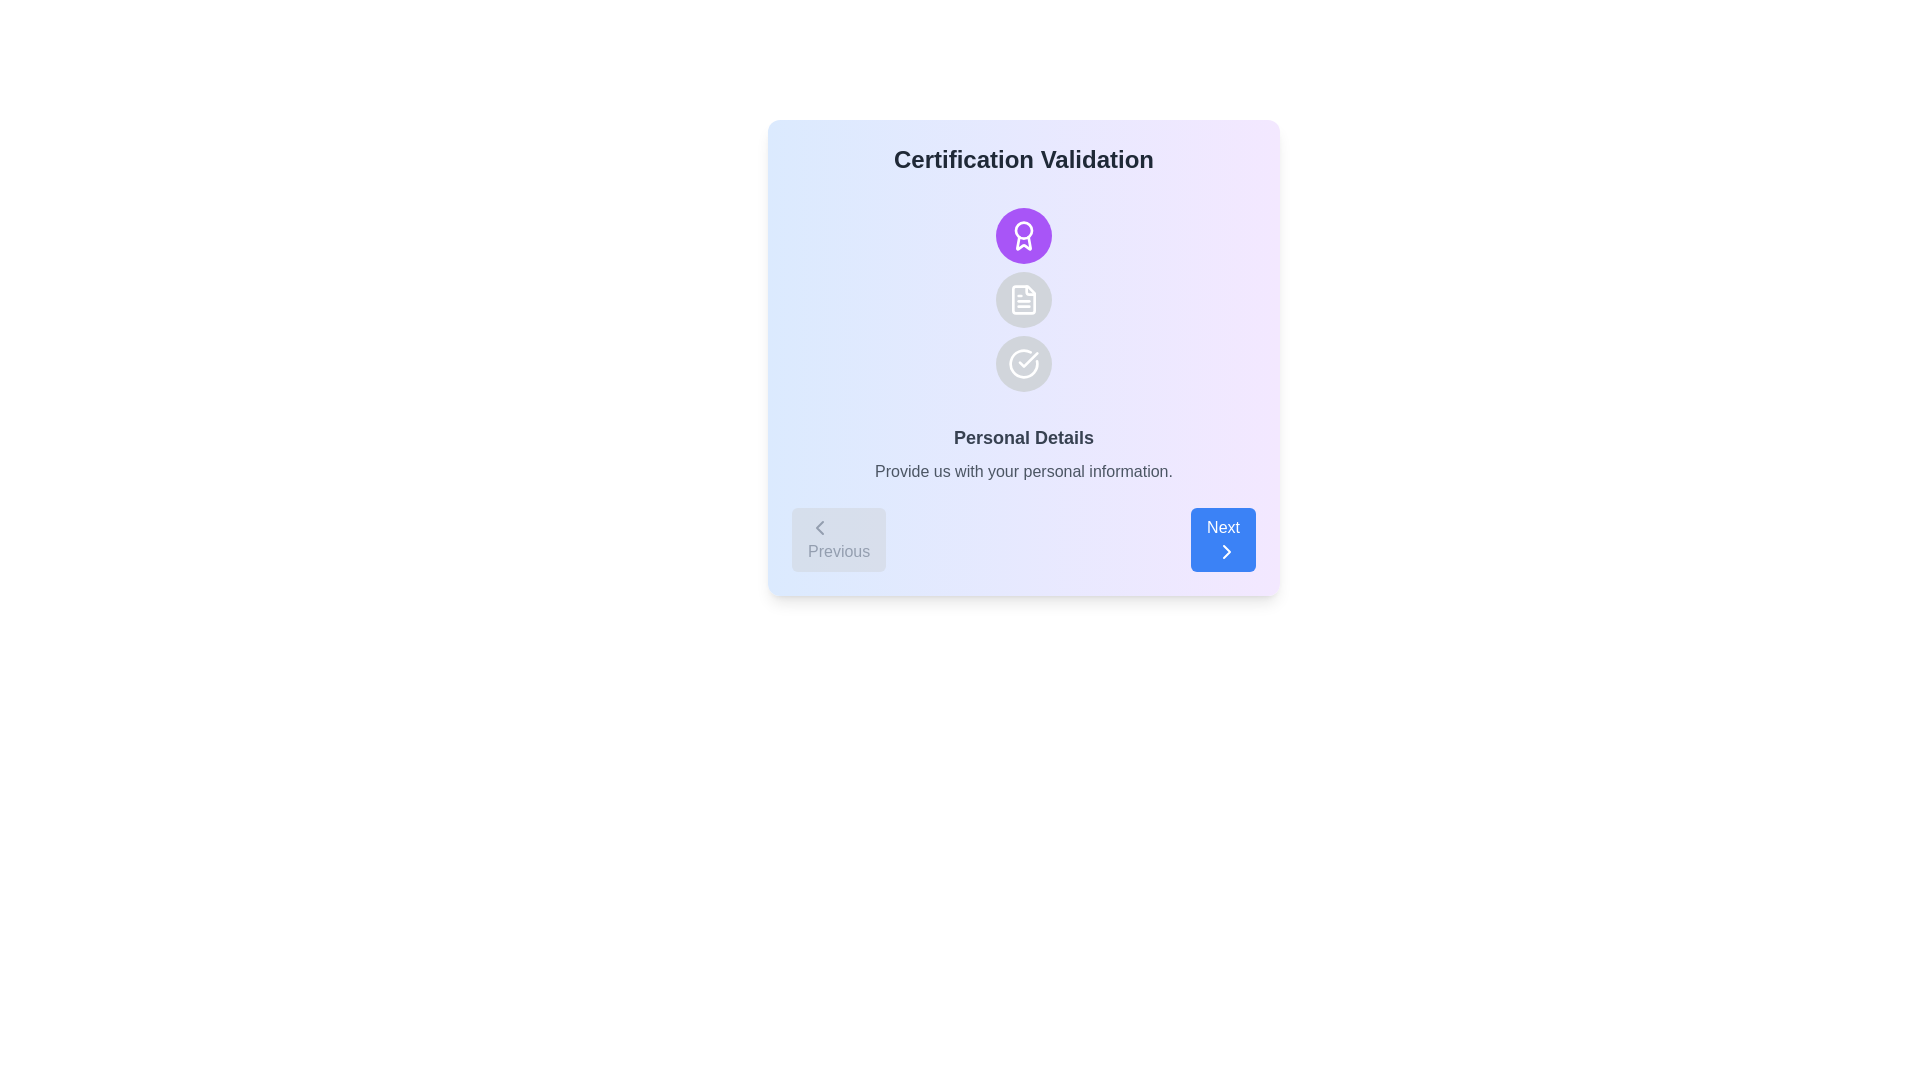 The image size is (1920, 1080). Describe the element at coordinates (839, 540) in the screenshot. I see `the 'Previous' button with rounded corners and a soft gray background to change its background color` at that location.